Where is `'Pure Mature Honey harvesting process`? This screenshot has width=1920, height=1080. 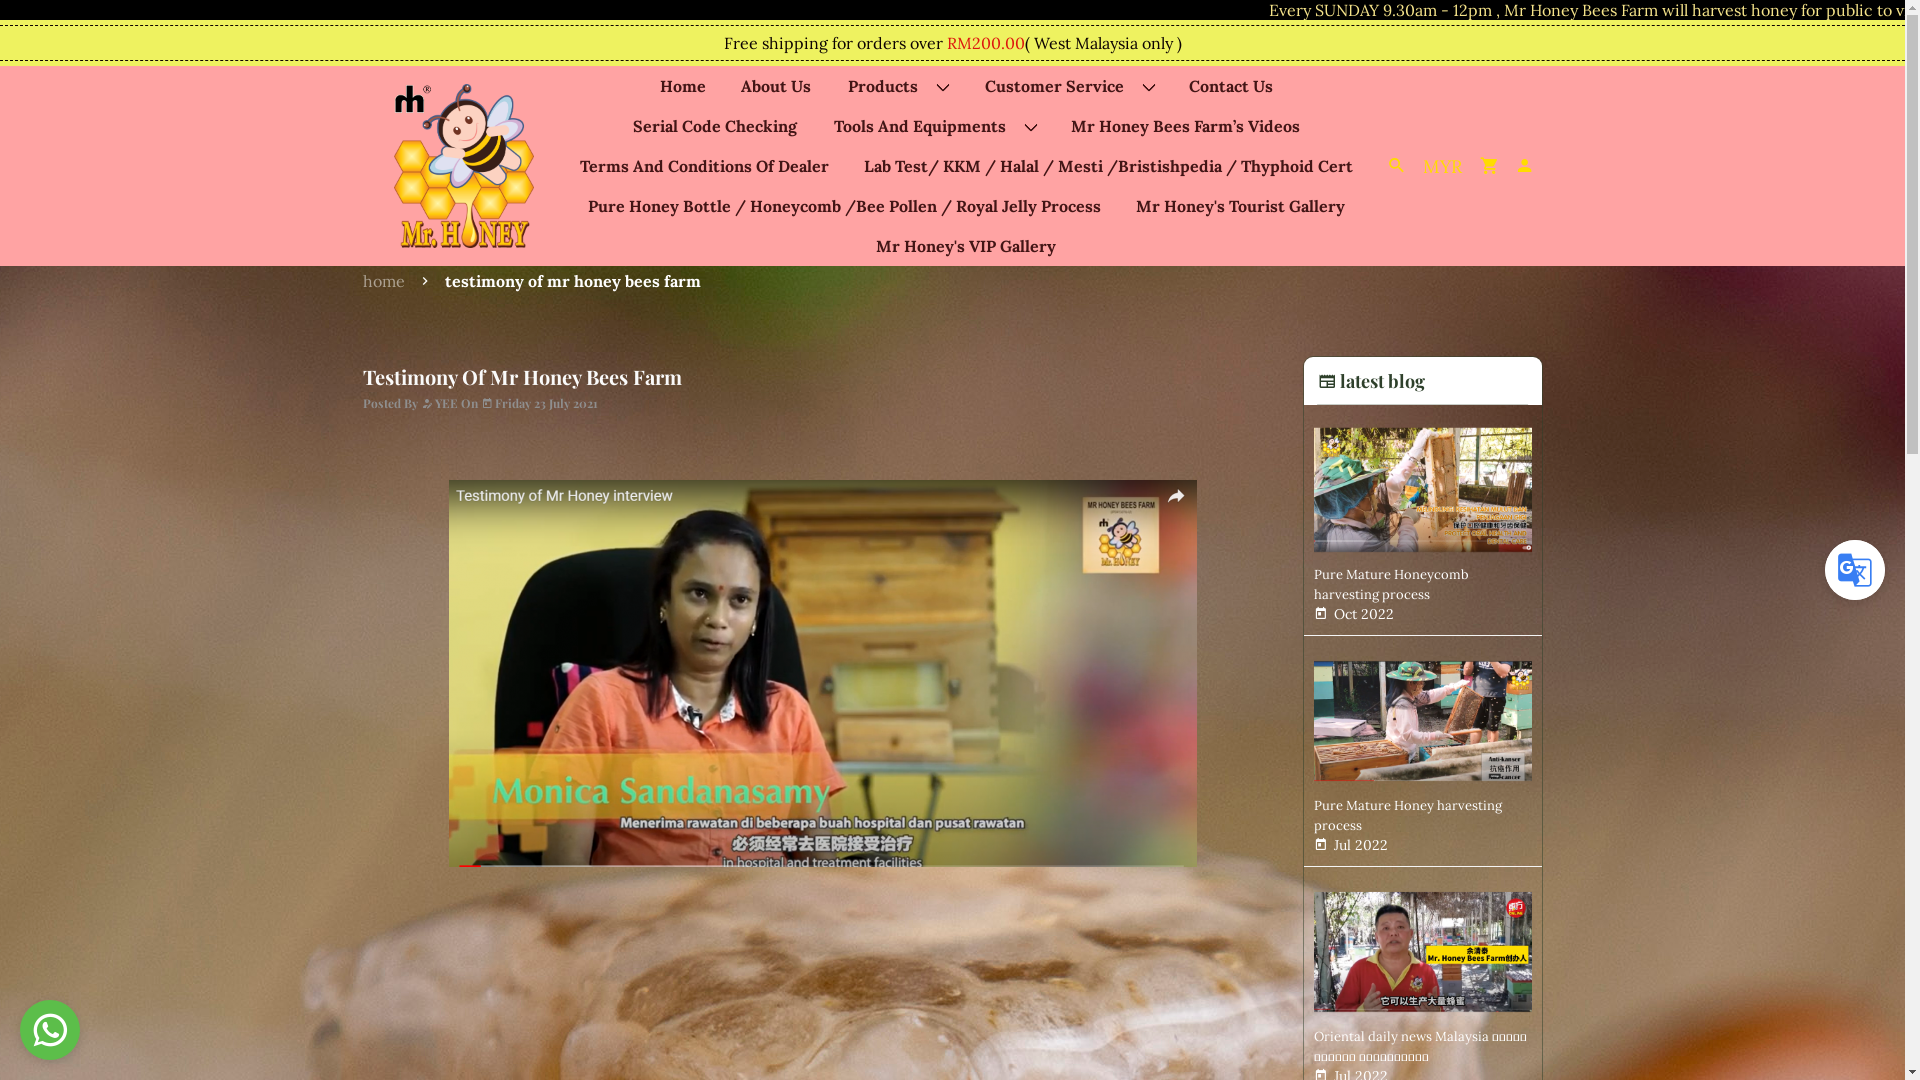
'Pure Mature Honey harvesting process is located at coordinates (1421, 750).